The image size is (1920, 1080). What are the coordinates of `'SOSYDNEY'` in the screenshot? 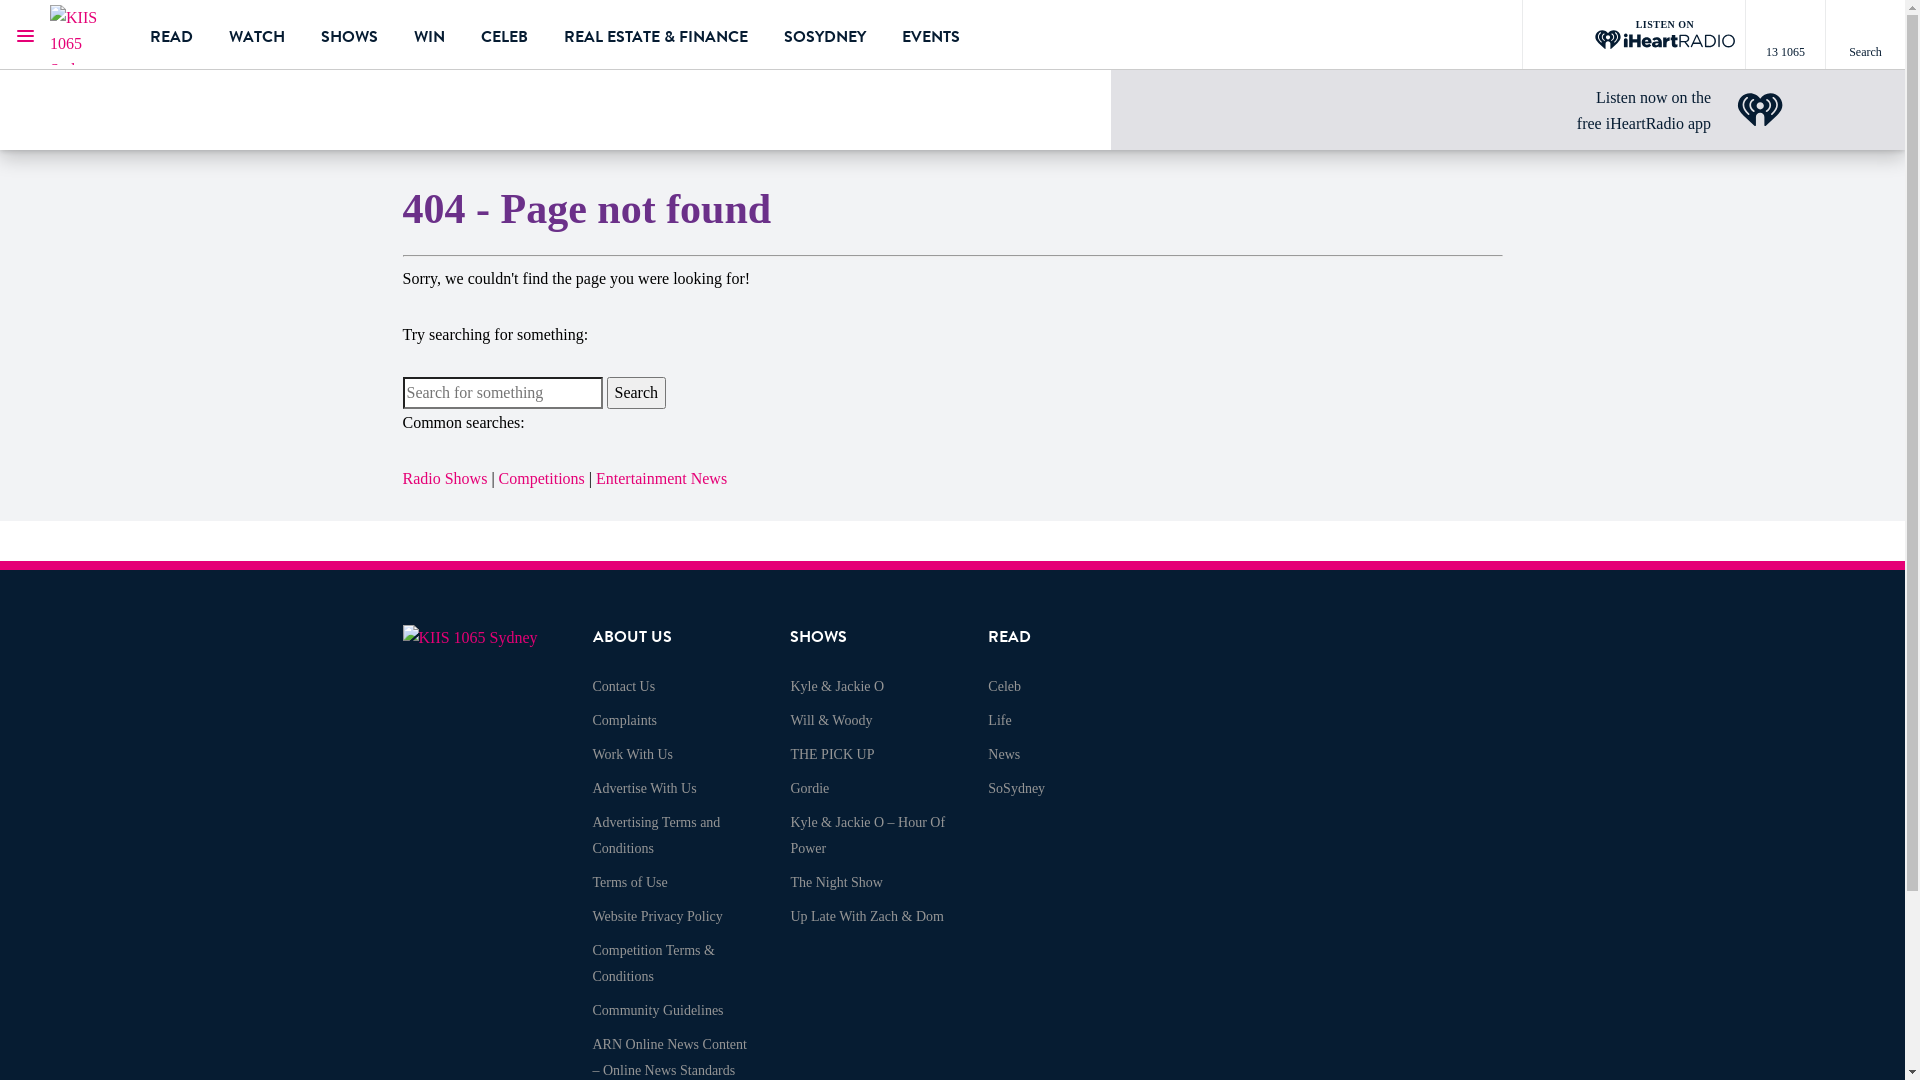 It's located at (782, 34).